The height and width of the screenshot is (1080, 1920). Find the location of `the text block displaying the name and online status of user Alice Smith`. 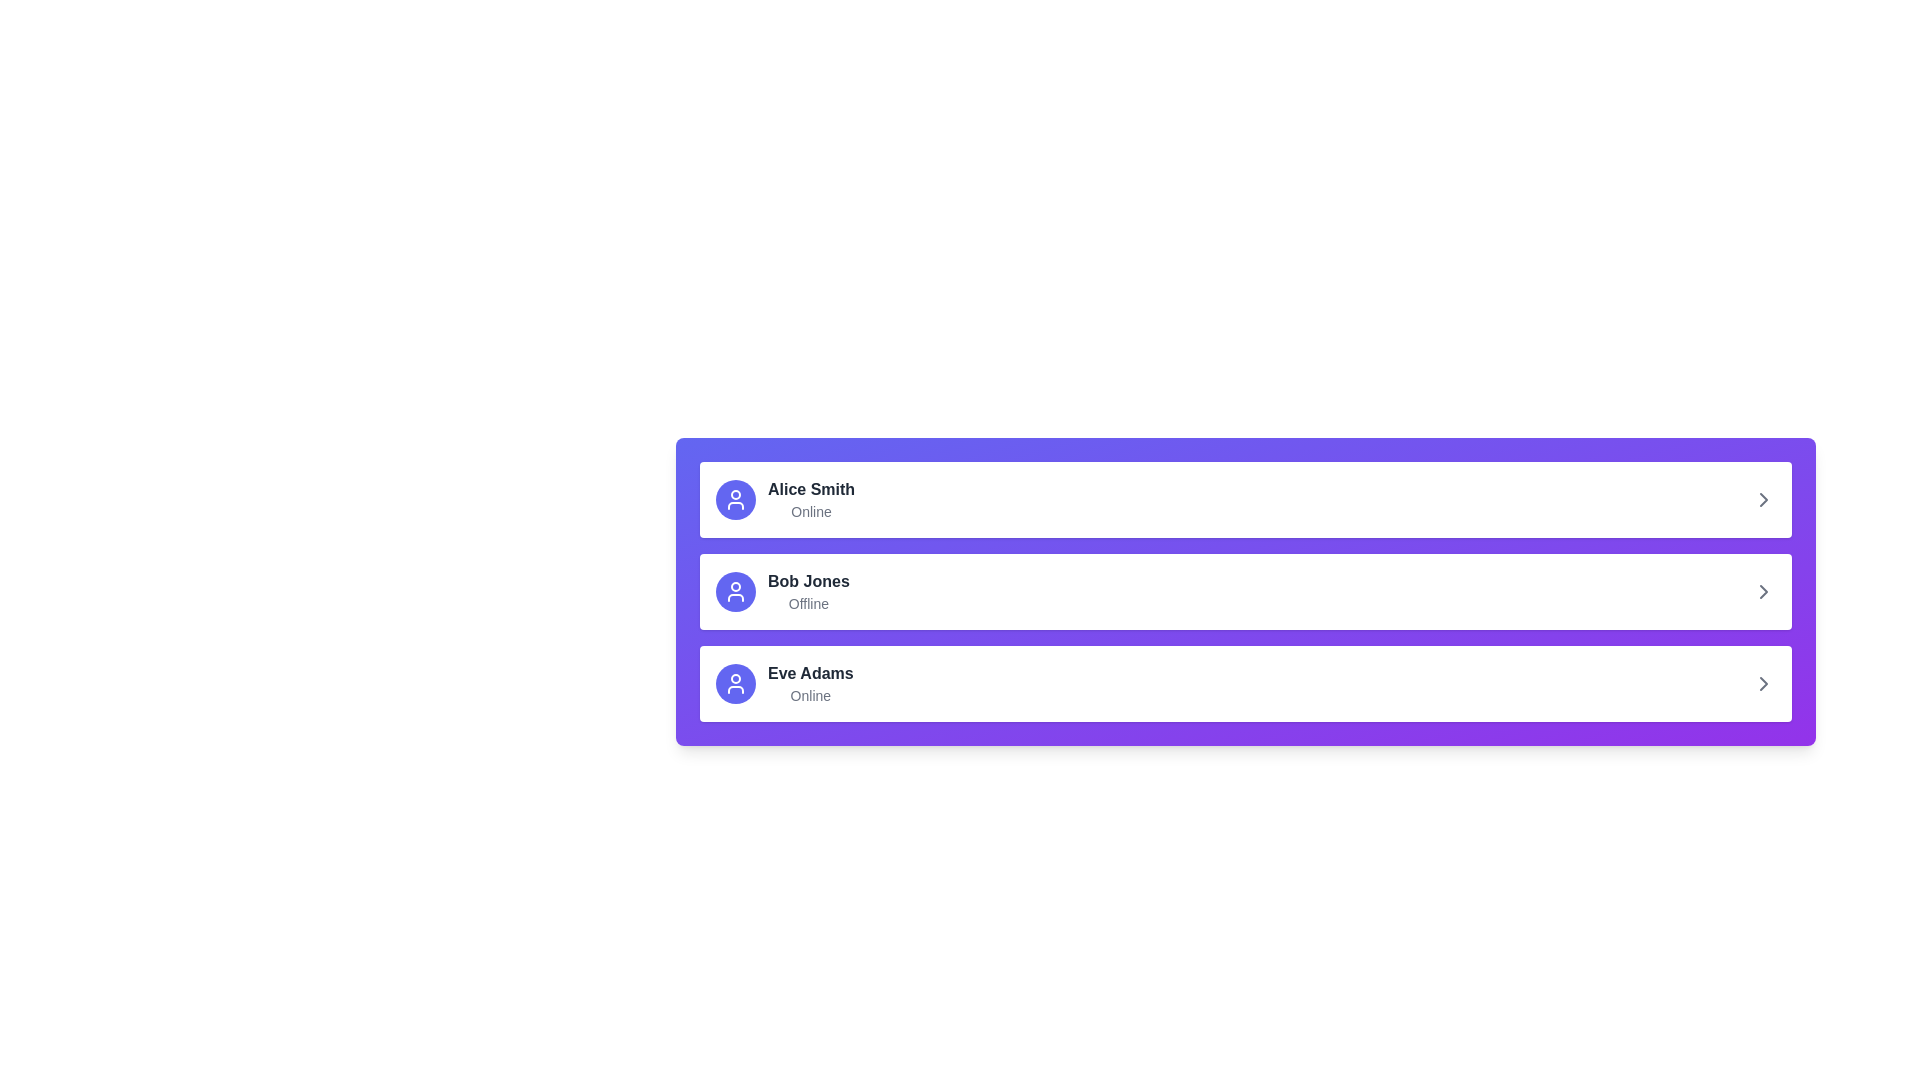

the text block displaying the name and online status of user Alice Smith is located at coordinates (811, 499).